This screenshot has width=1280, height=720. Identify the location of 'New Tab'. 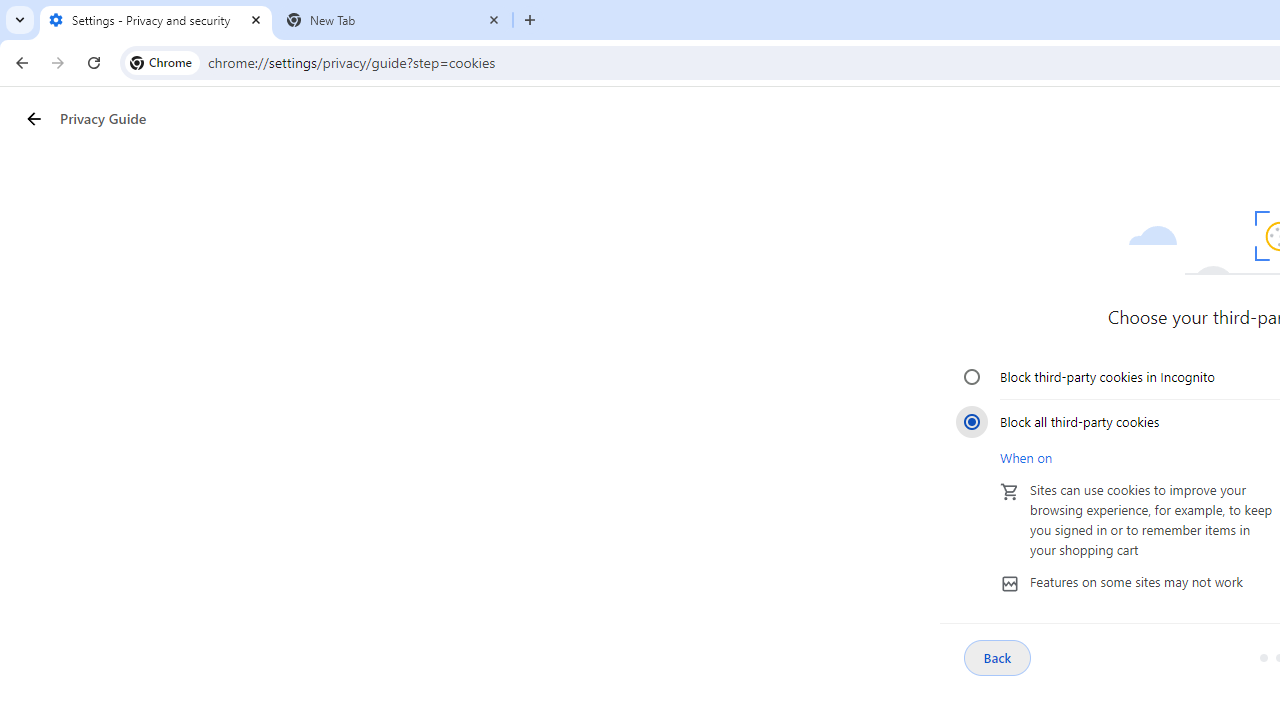
(394, 20).